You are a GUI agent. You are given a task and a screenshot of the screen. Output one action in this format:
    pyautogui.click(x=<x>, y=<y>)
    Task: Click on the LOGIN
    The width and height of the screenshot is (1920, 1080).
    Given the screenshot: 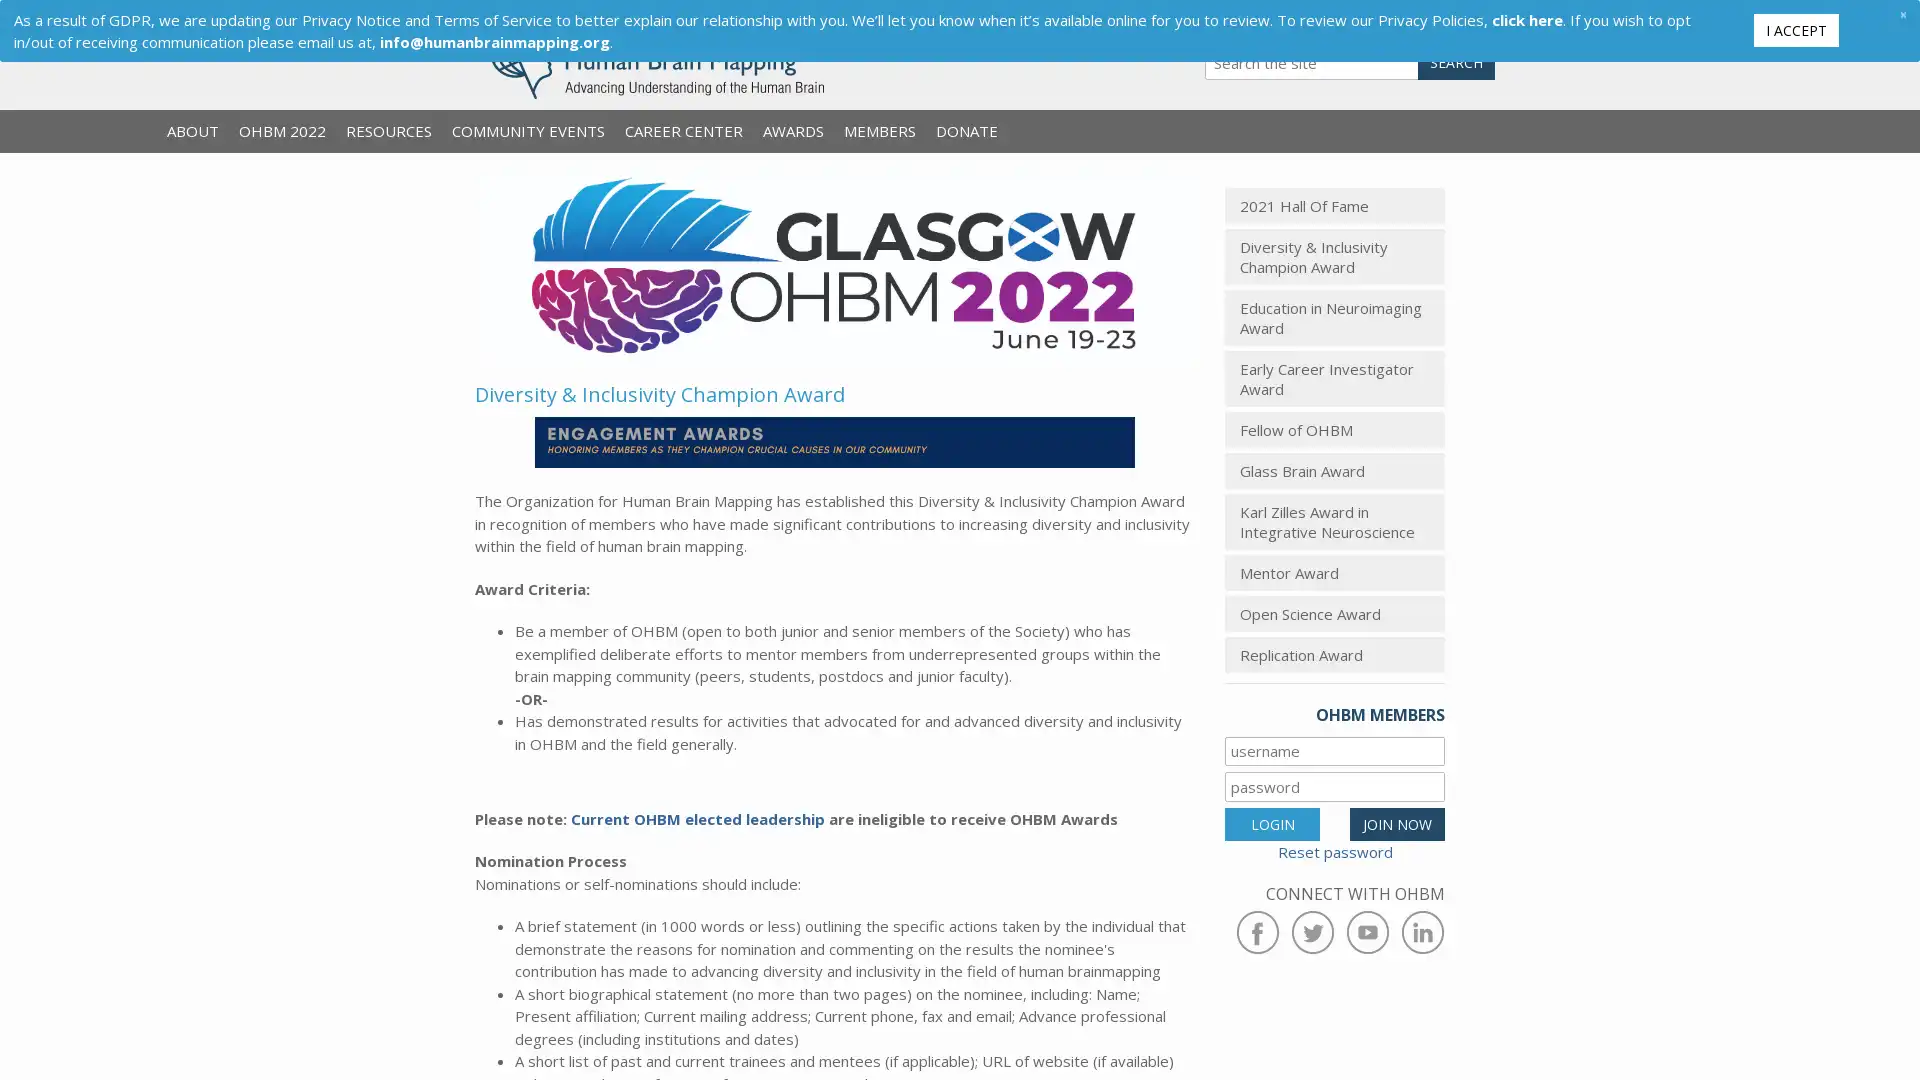 What is the action you would take?
    pyautogui.click(x=1271, y=823)
    